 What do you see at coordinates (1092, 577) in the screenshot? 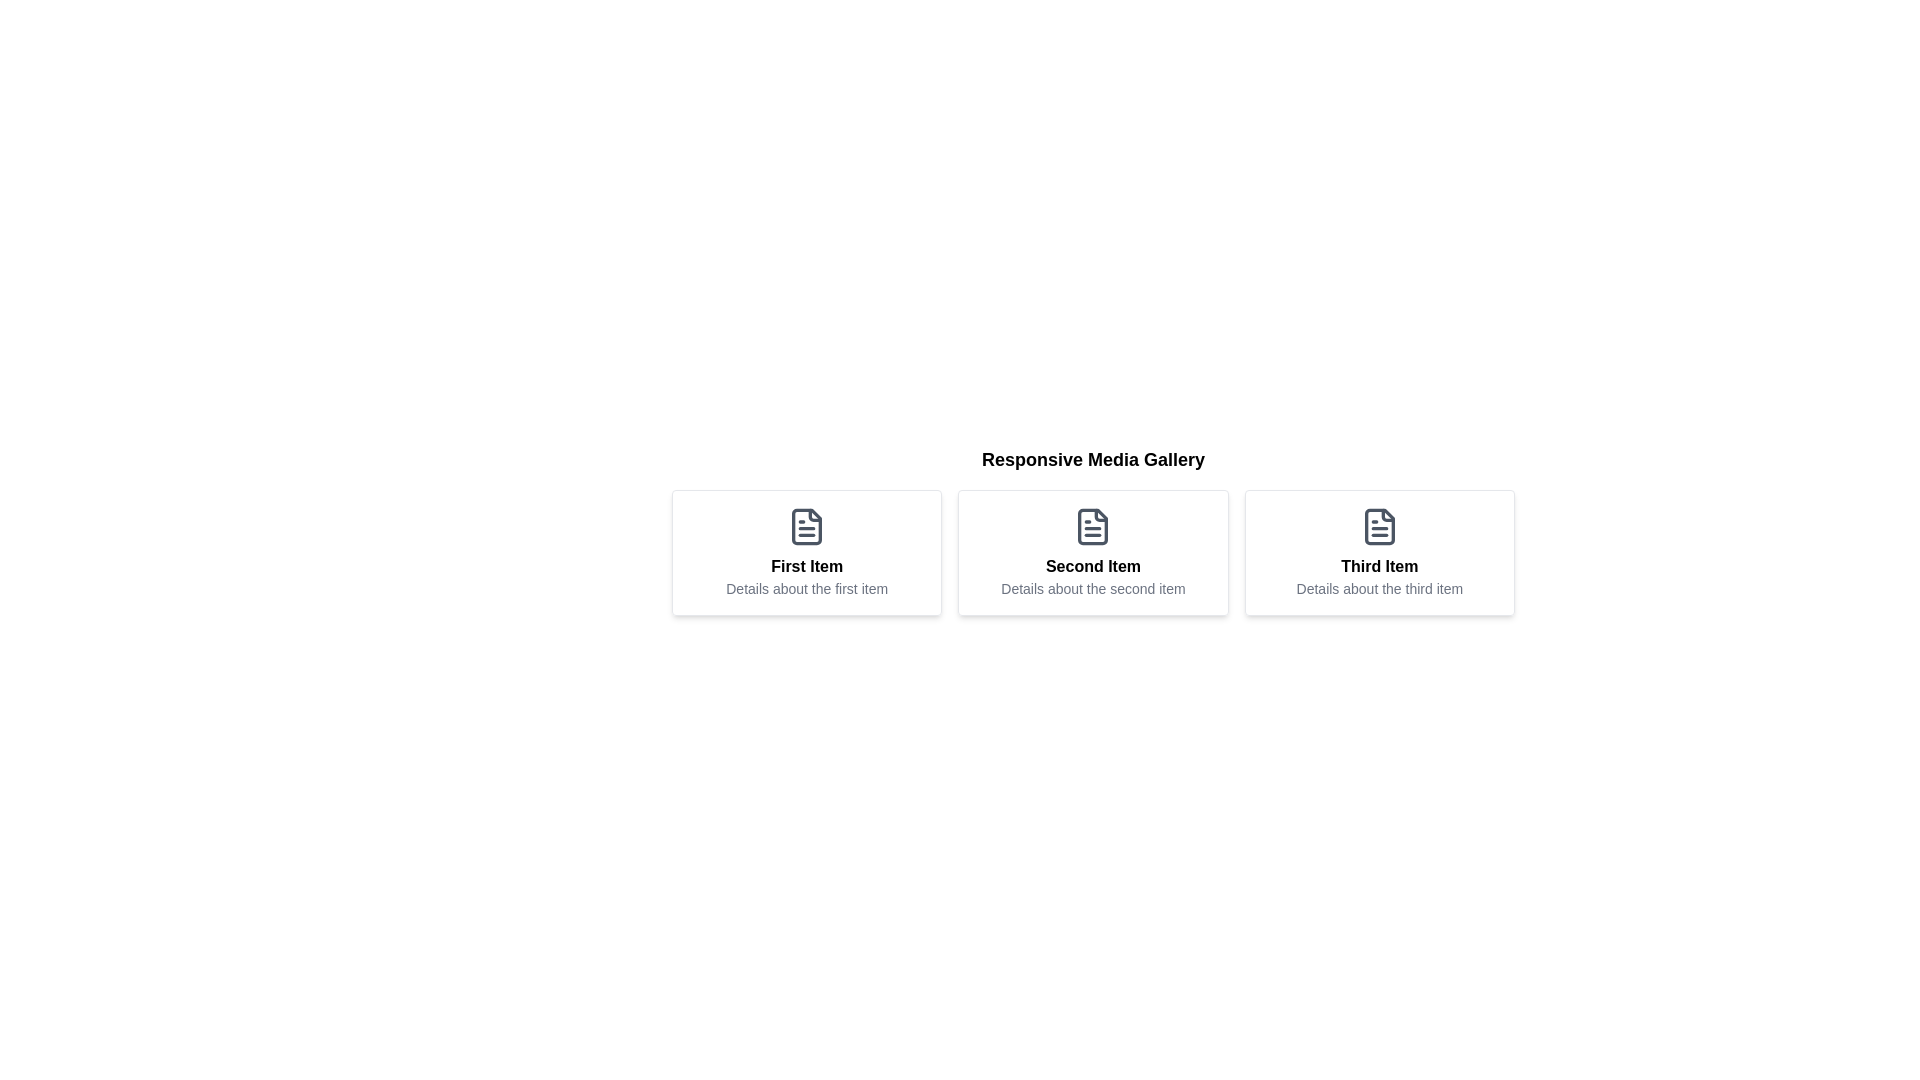
I see `text of the Informational Label element that displays 'Second Item' and 'Details about the second item.'` at bounding box center [1092, 577].